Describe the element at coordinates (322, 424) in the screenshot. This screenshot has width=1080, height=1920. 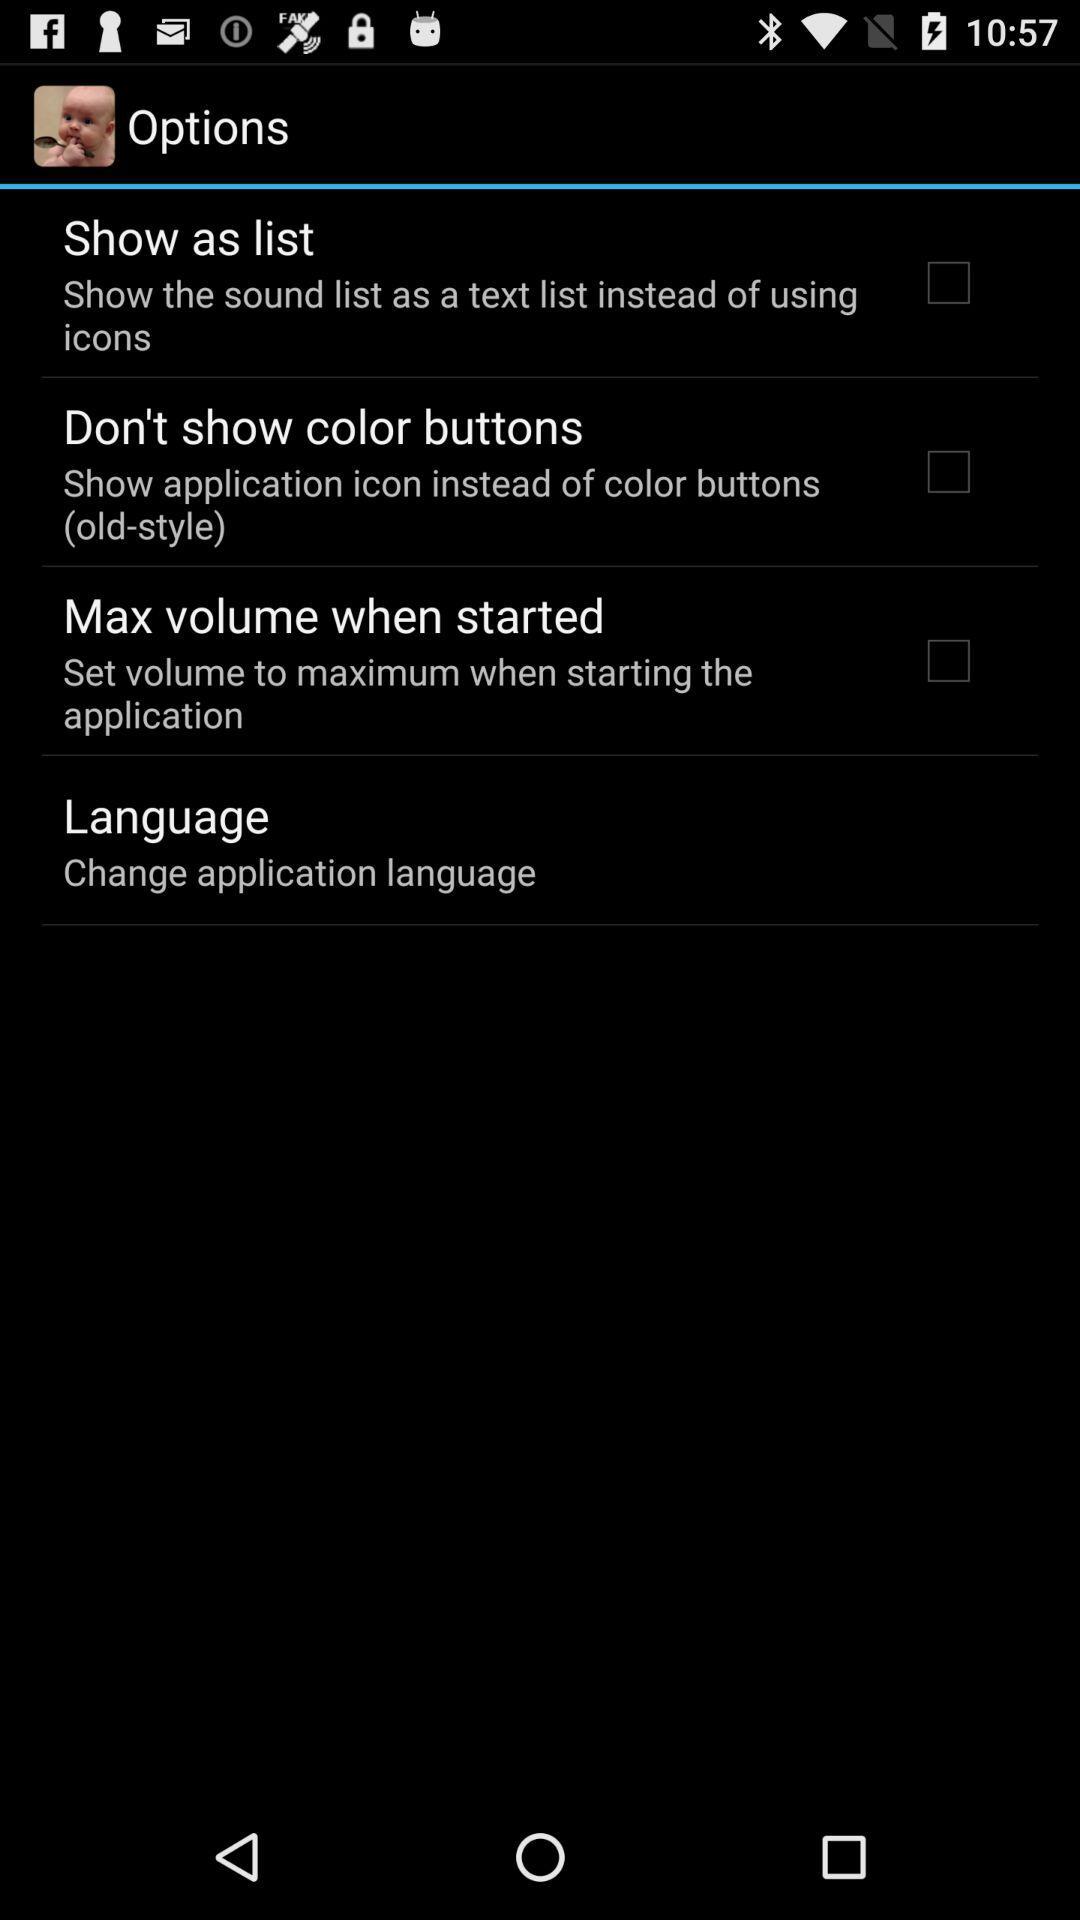
I see `item above the show application icon item` at that location.